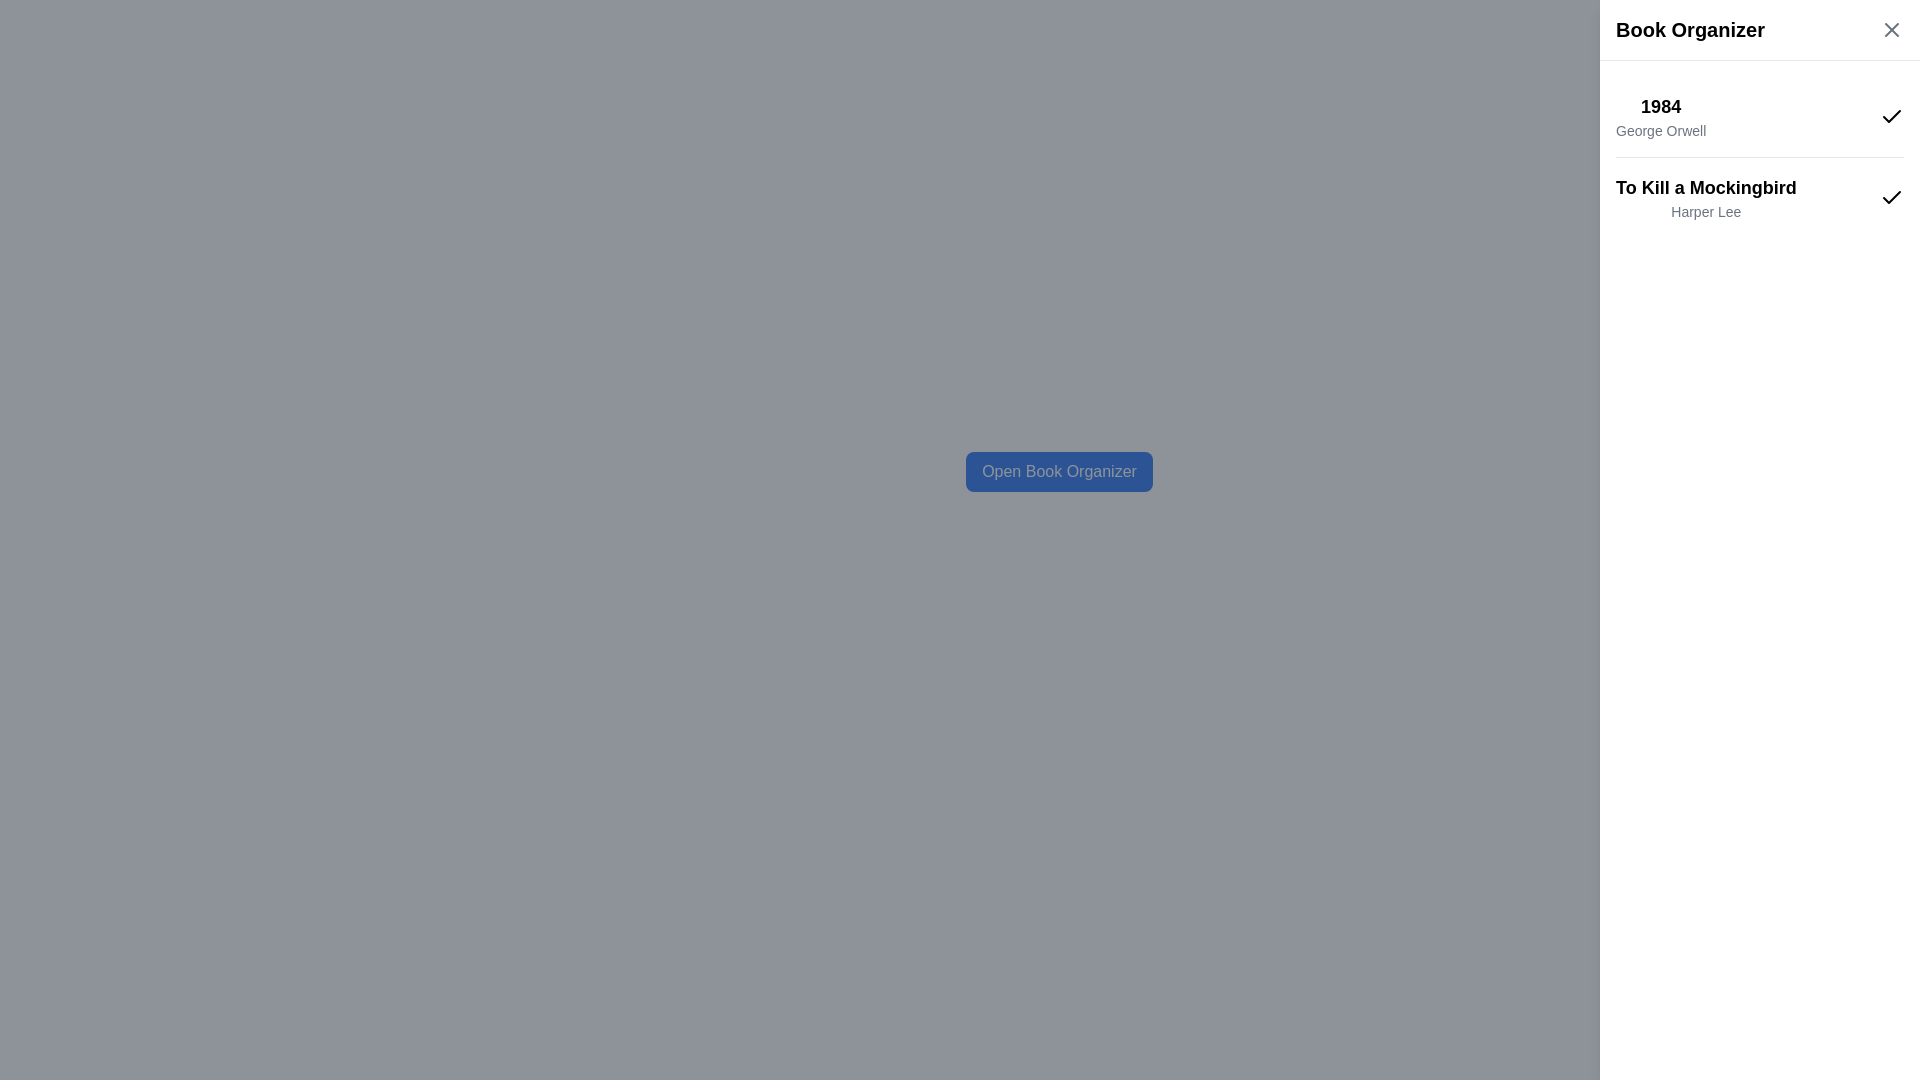  I want to click on the first item in the book list displaying the title '1984' by George Orwell, which is positioned at the top of the right sidebar, so click(1760, 116).